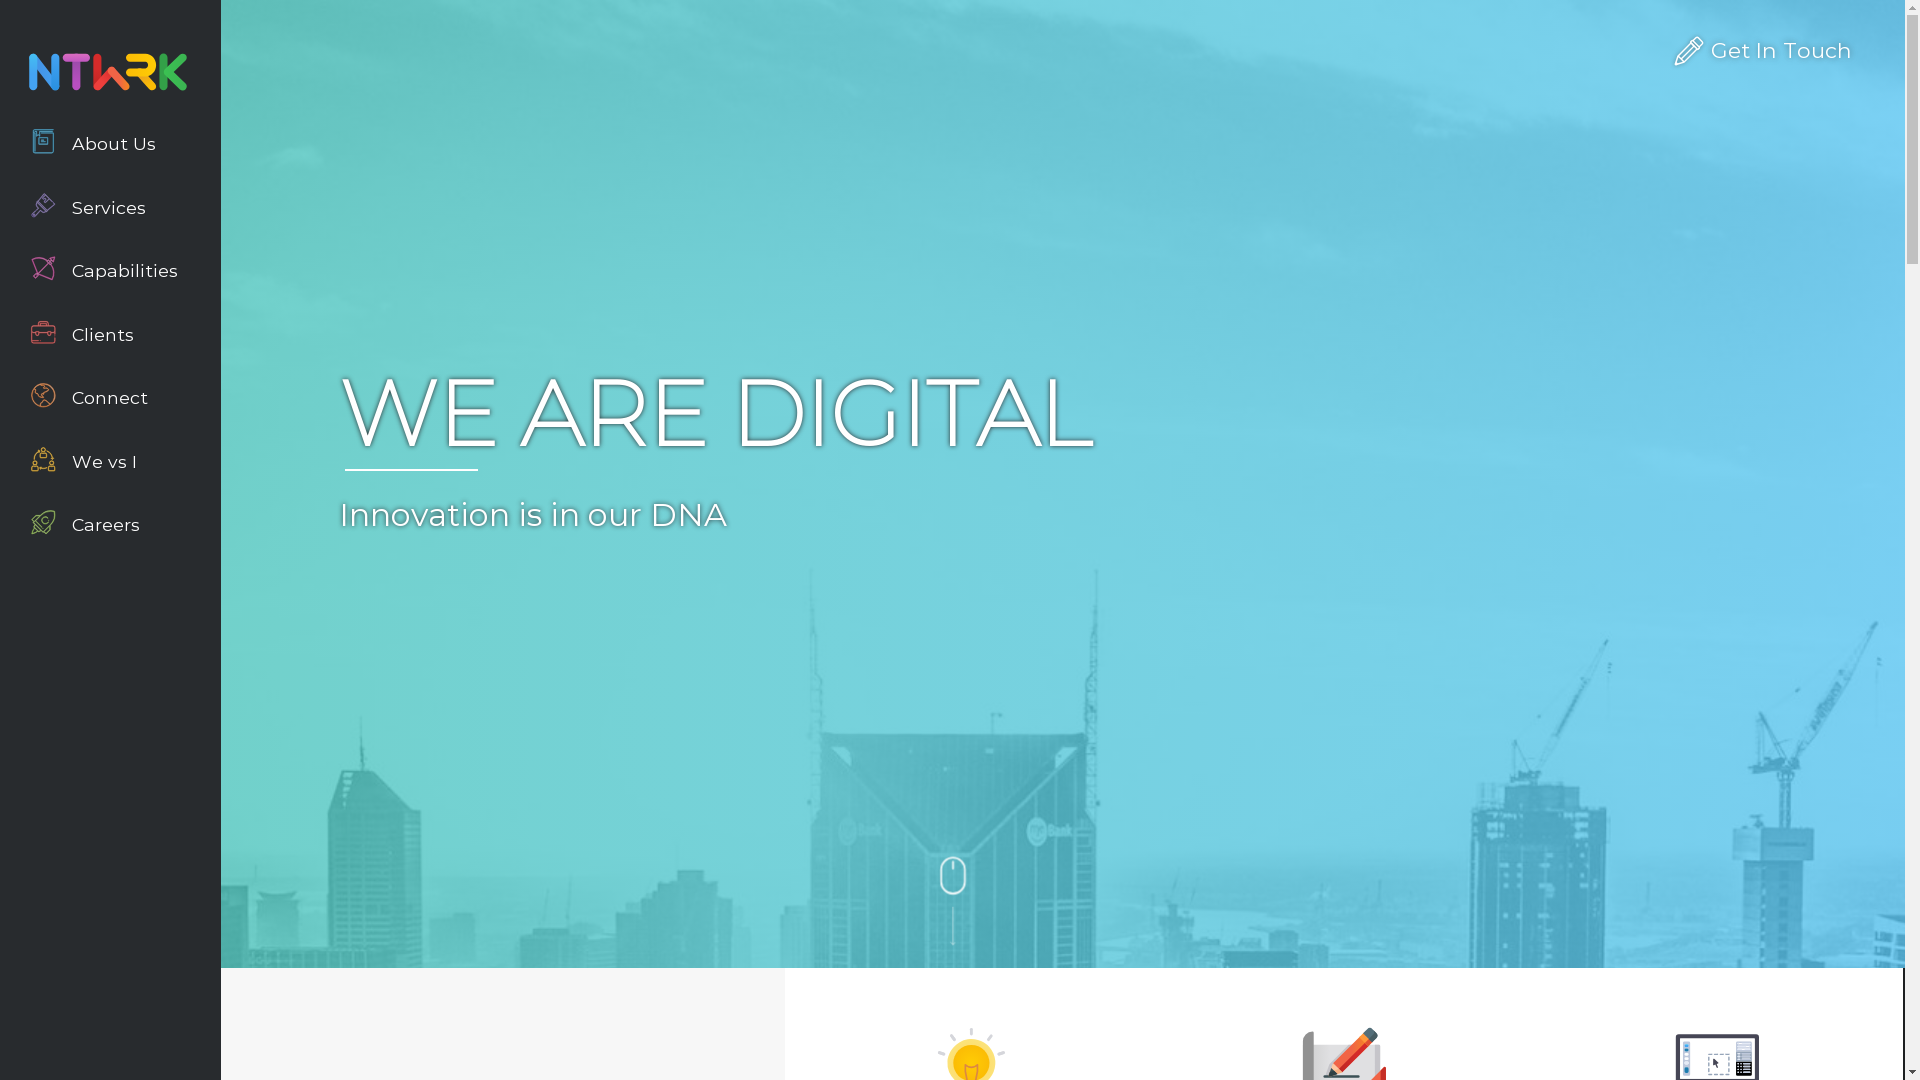 This screenshot has height=1080, width=1920. Describe the element at coordinates (109, 270) in the screenshot. I see `'Capabilities'` at that location.